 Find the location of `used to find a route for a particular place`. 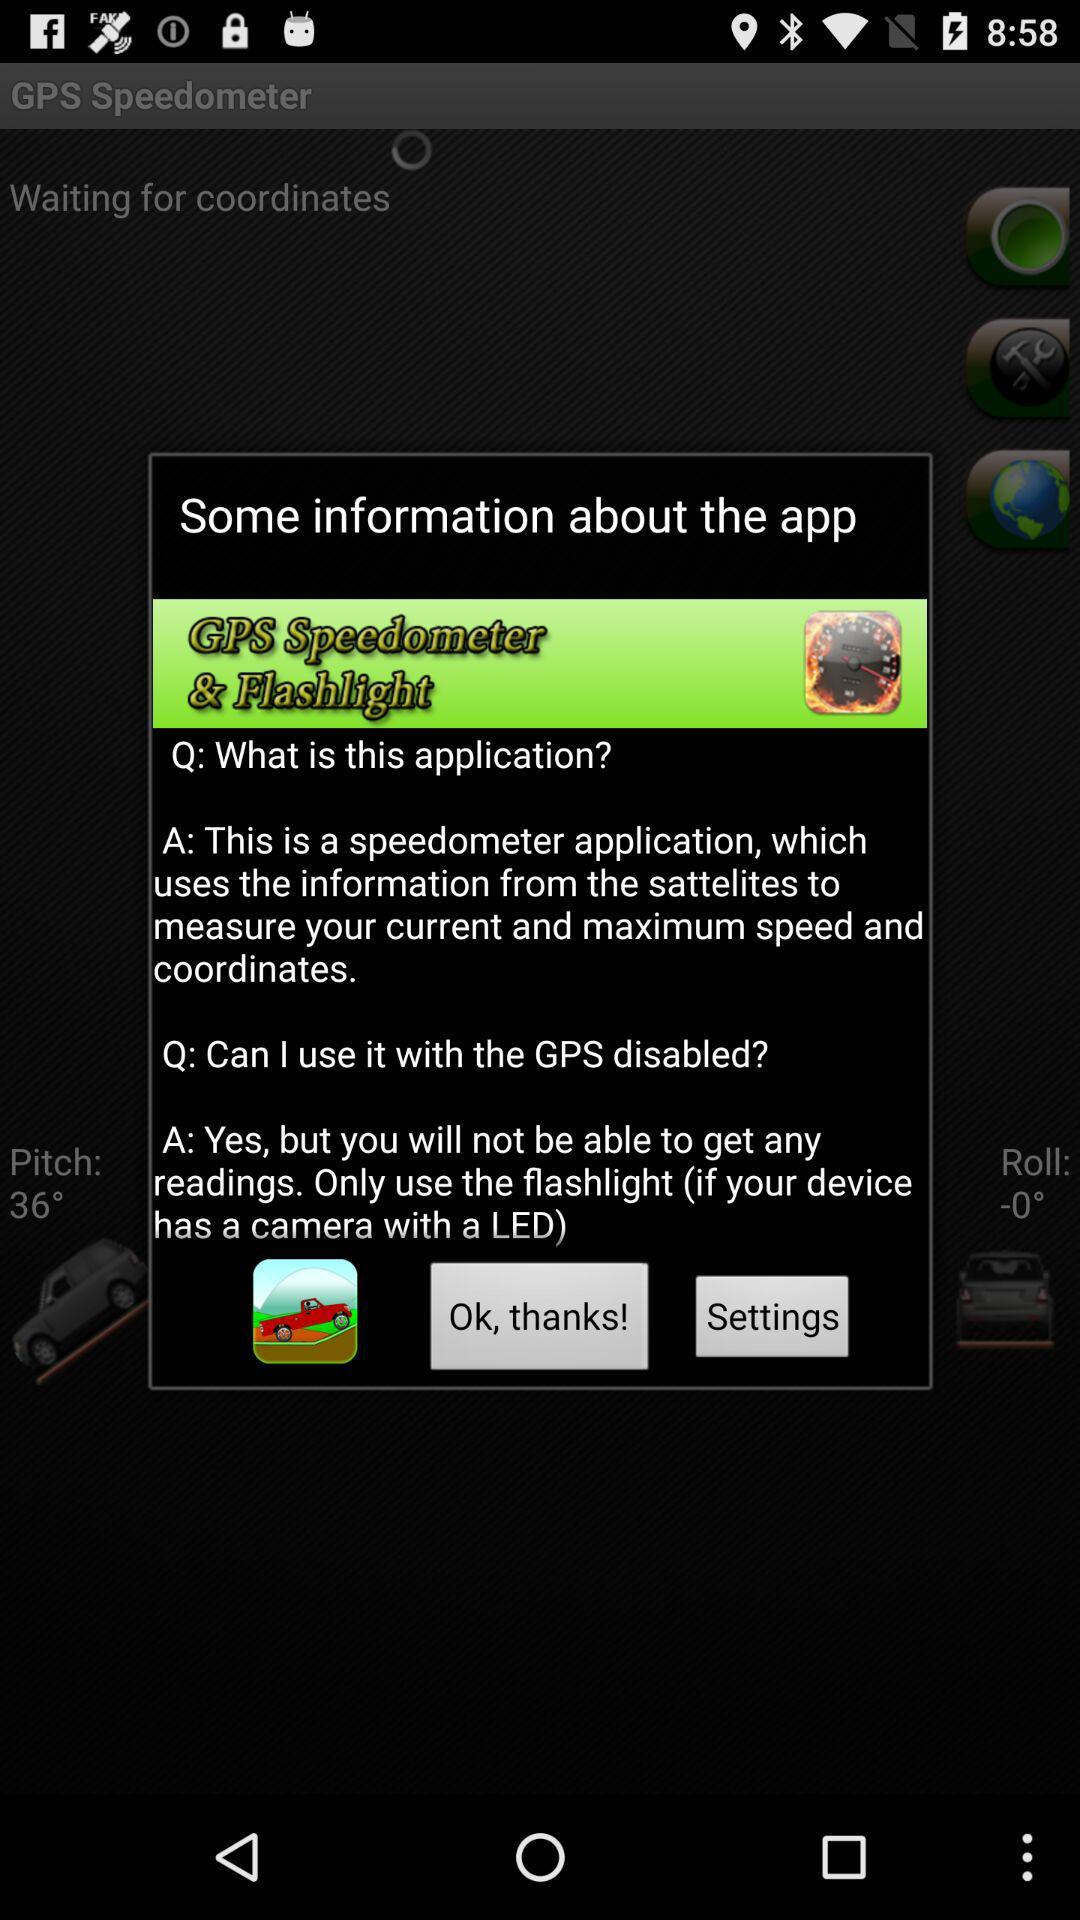

used to find a route for a particular place is located at coordinates (305, 1311).